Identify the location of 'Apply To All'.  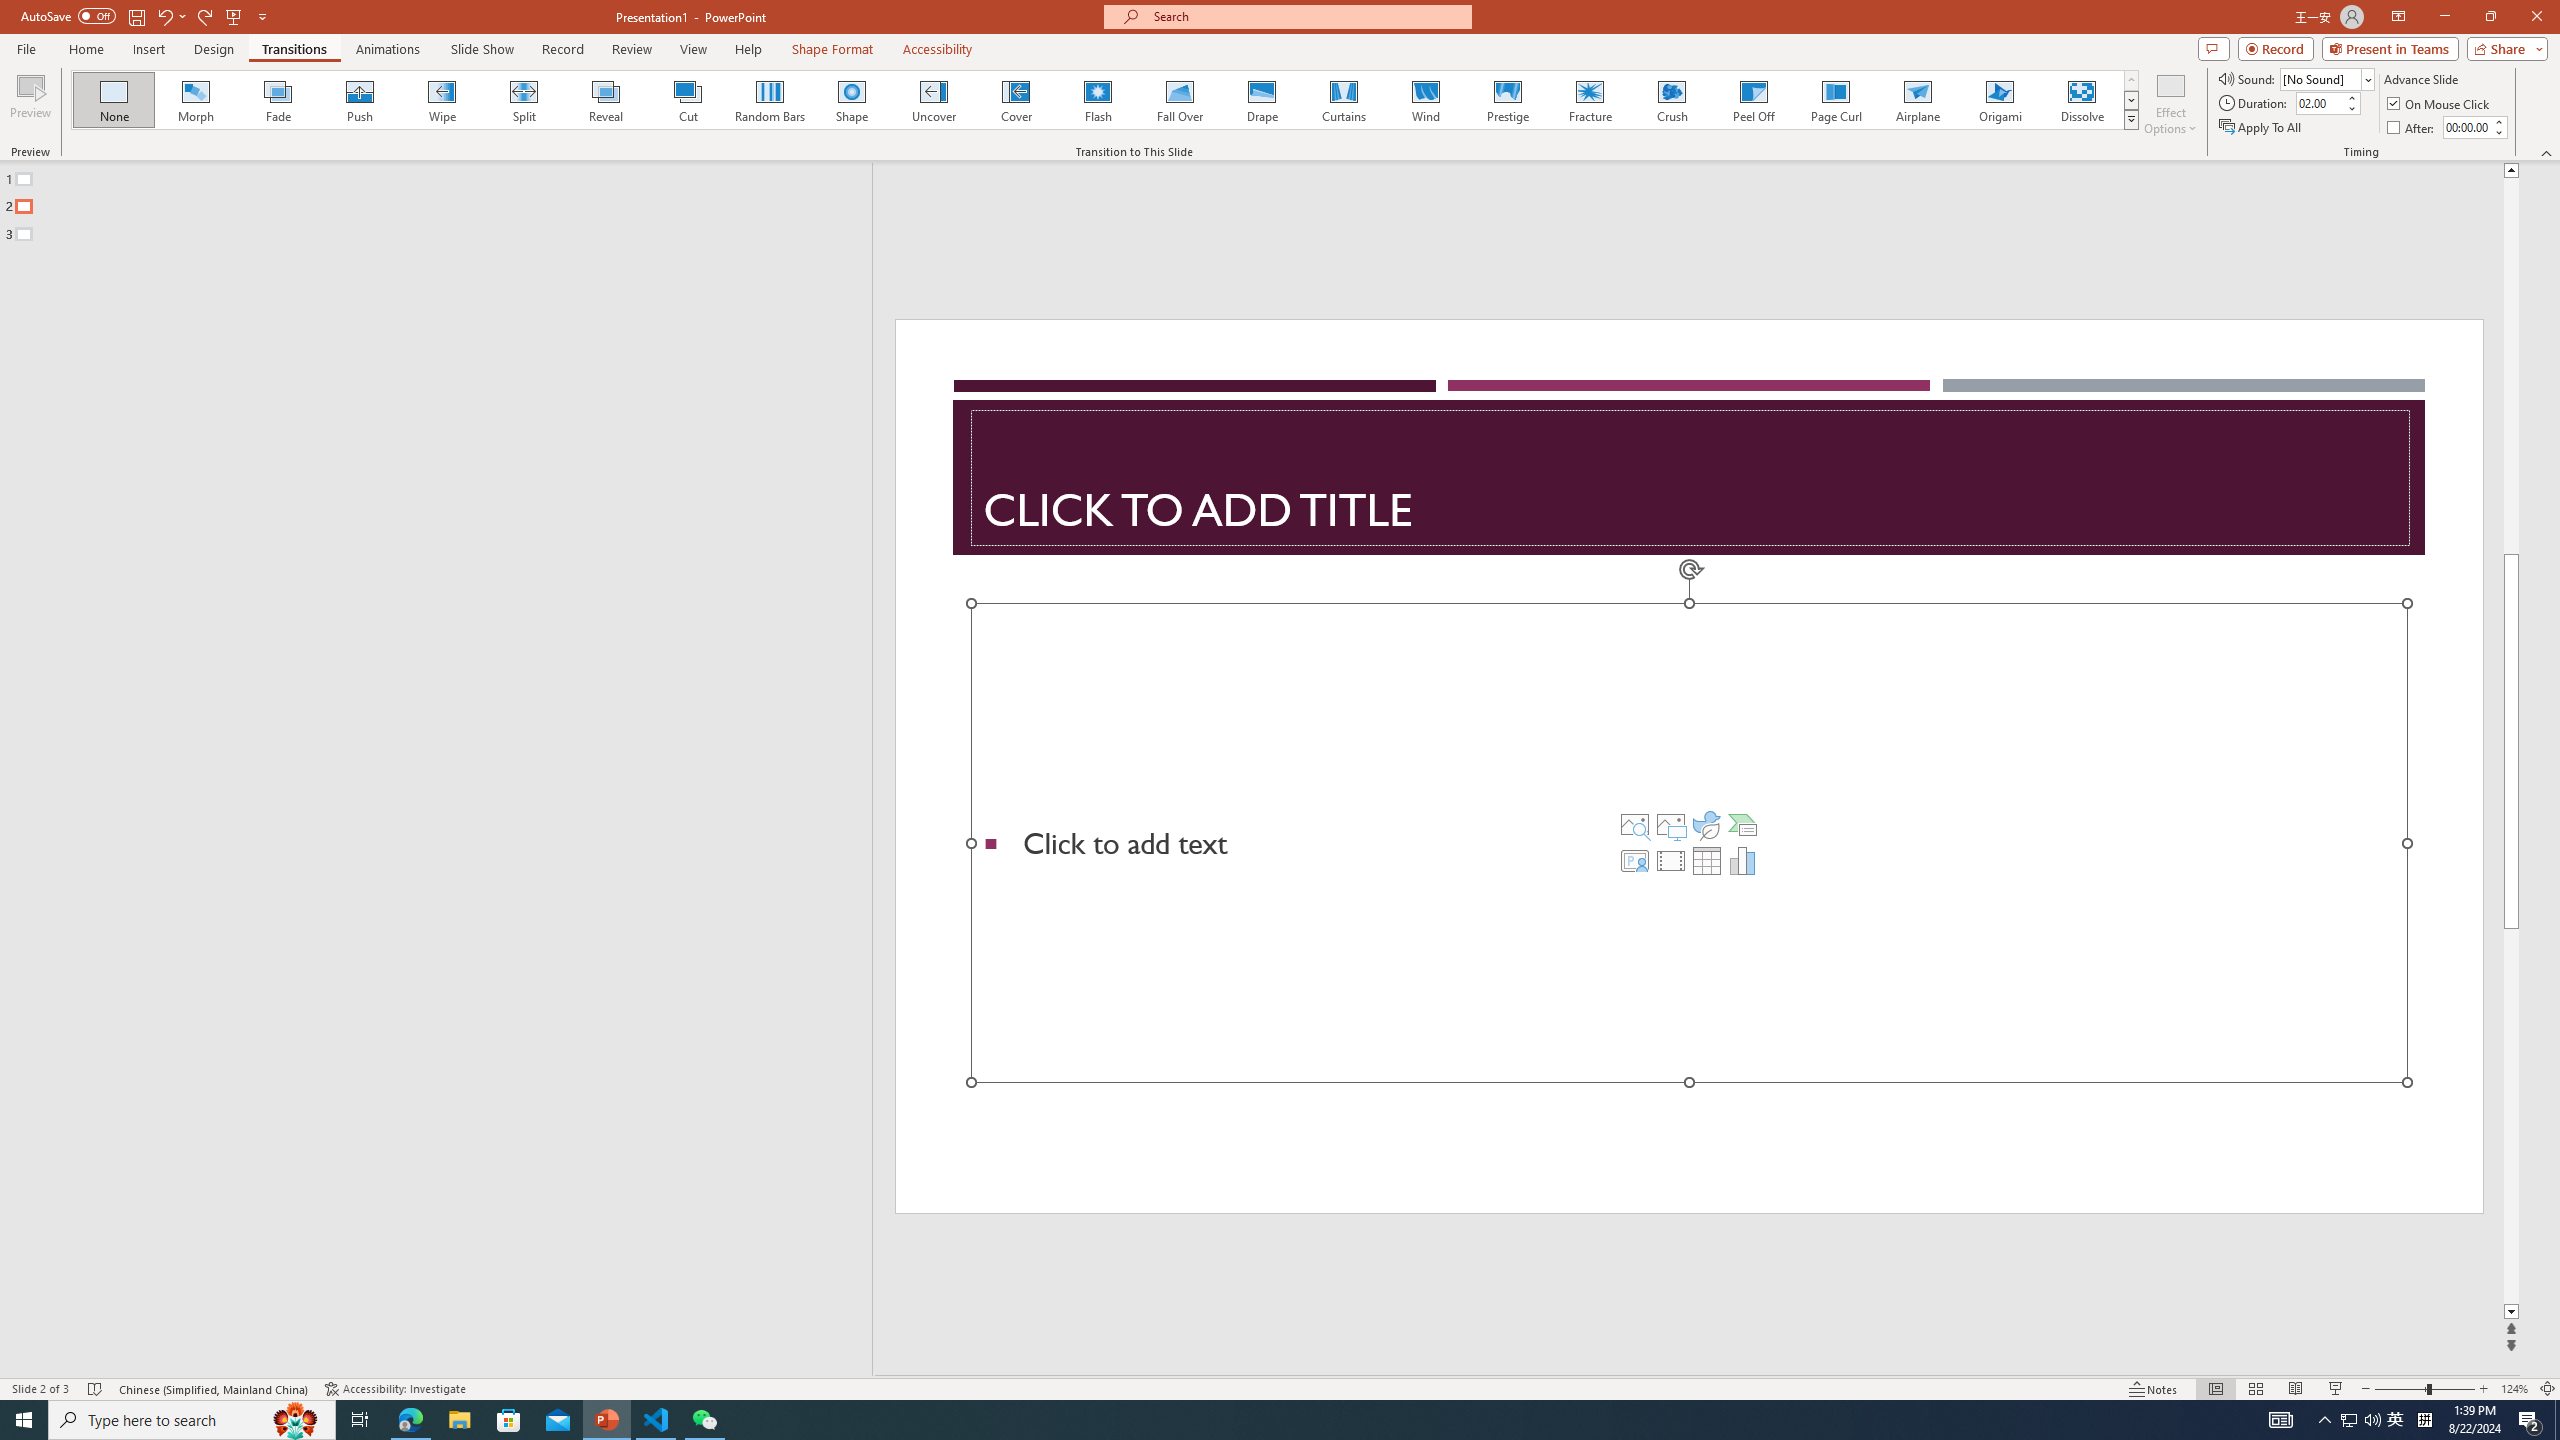
(2262, 127).